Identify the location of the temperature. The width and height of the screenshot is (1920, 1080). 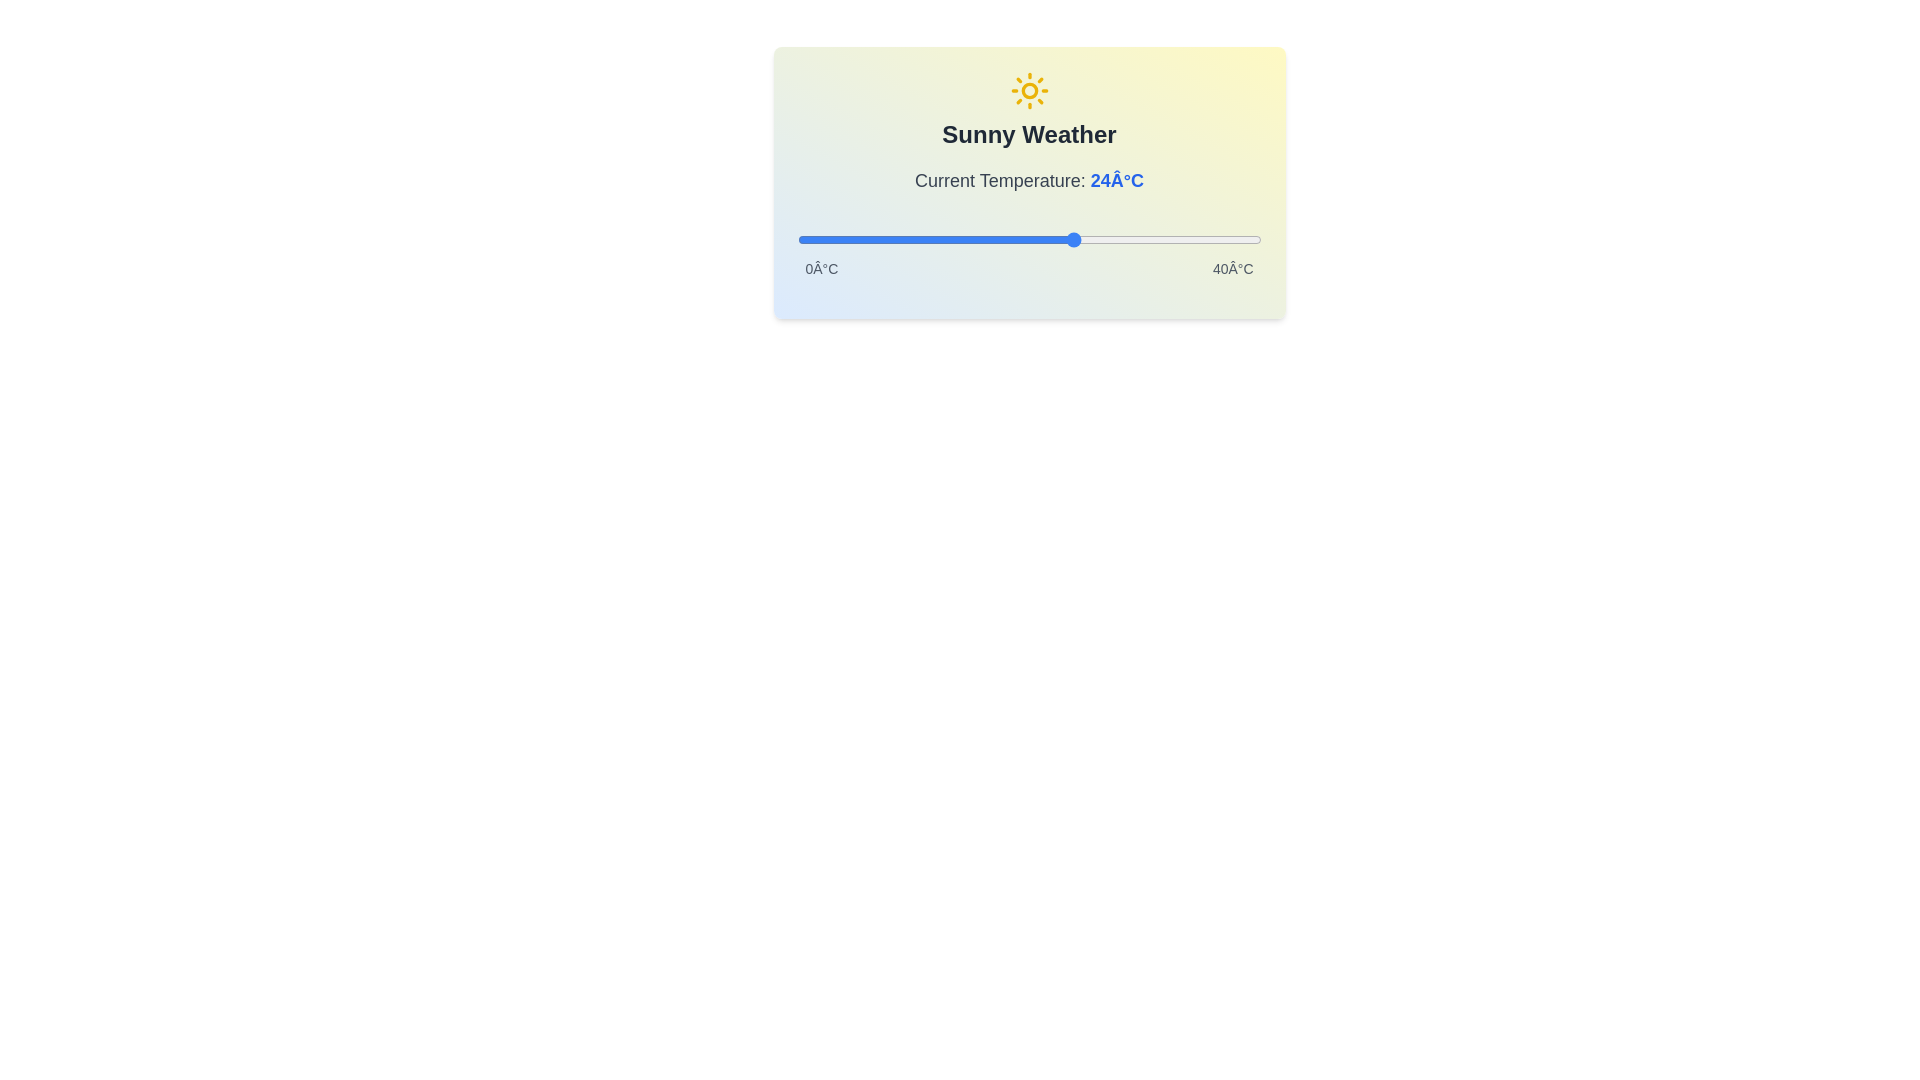
(1074, 238).